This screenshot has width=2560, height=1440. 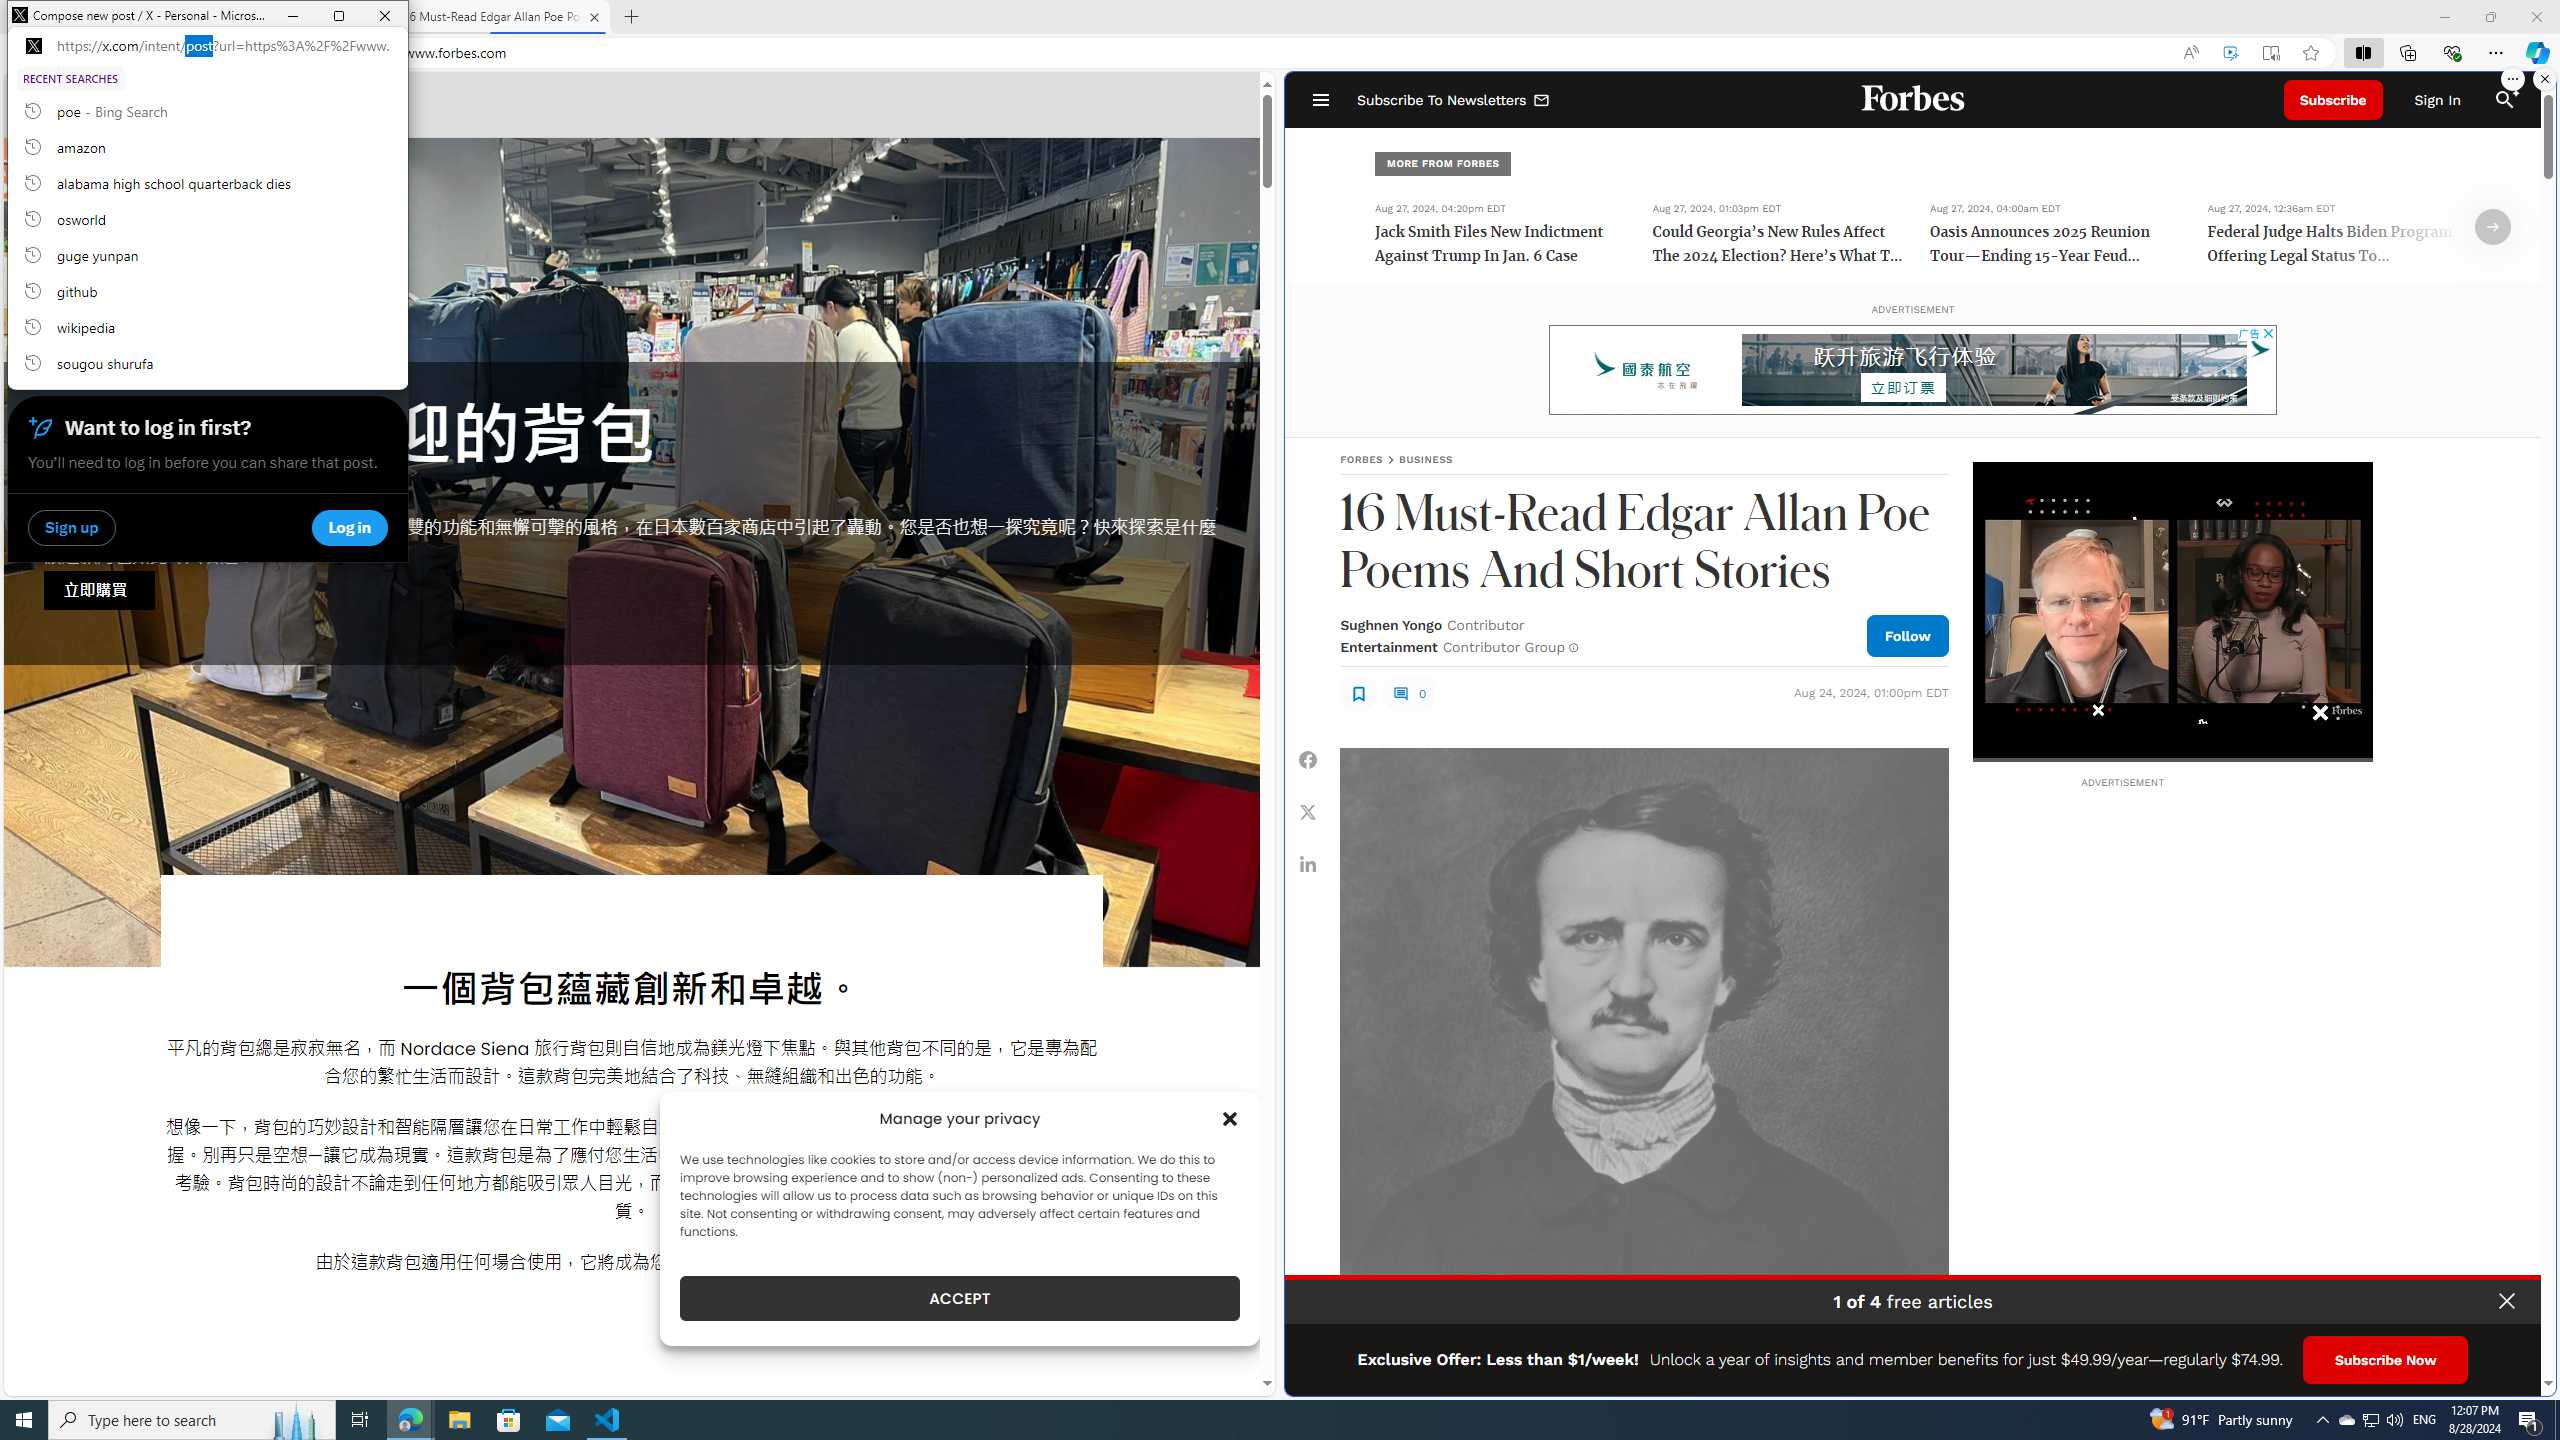 What do you see at coordinates (1907, 635) in the screenshot?
I see `'Follow Author'` at bounding box center [1907, 635].